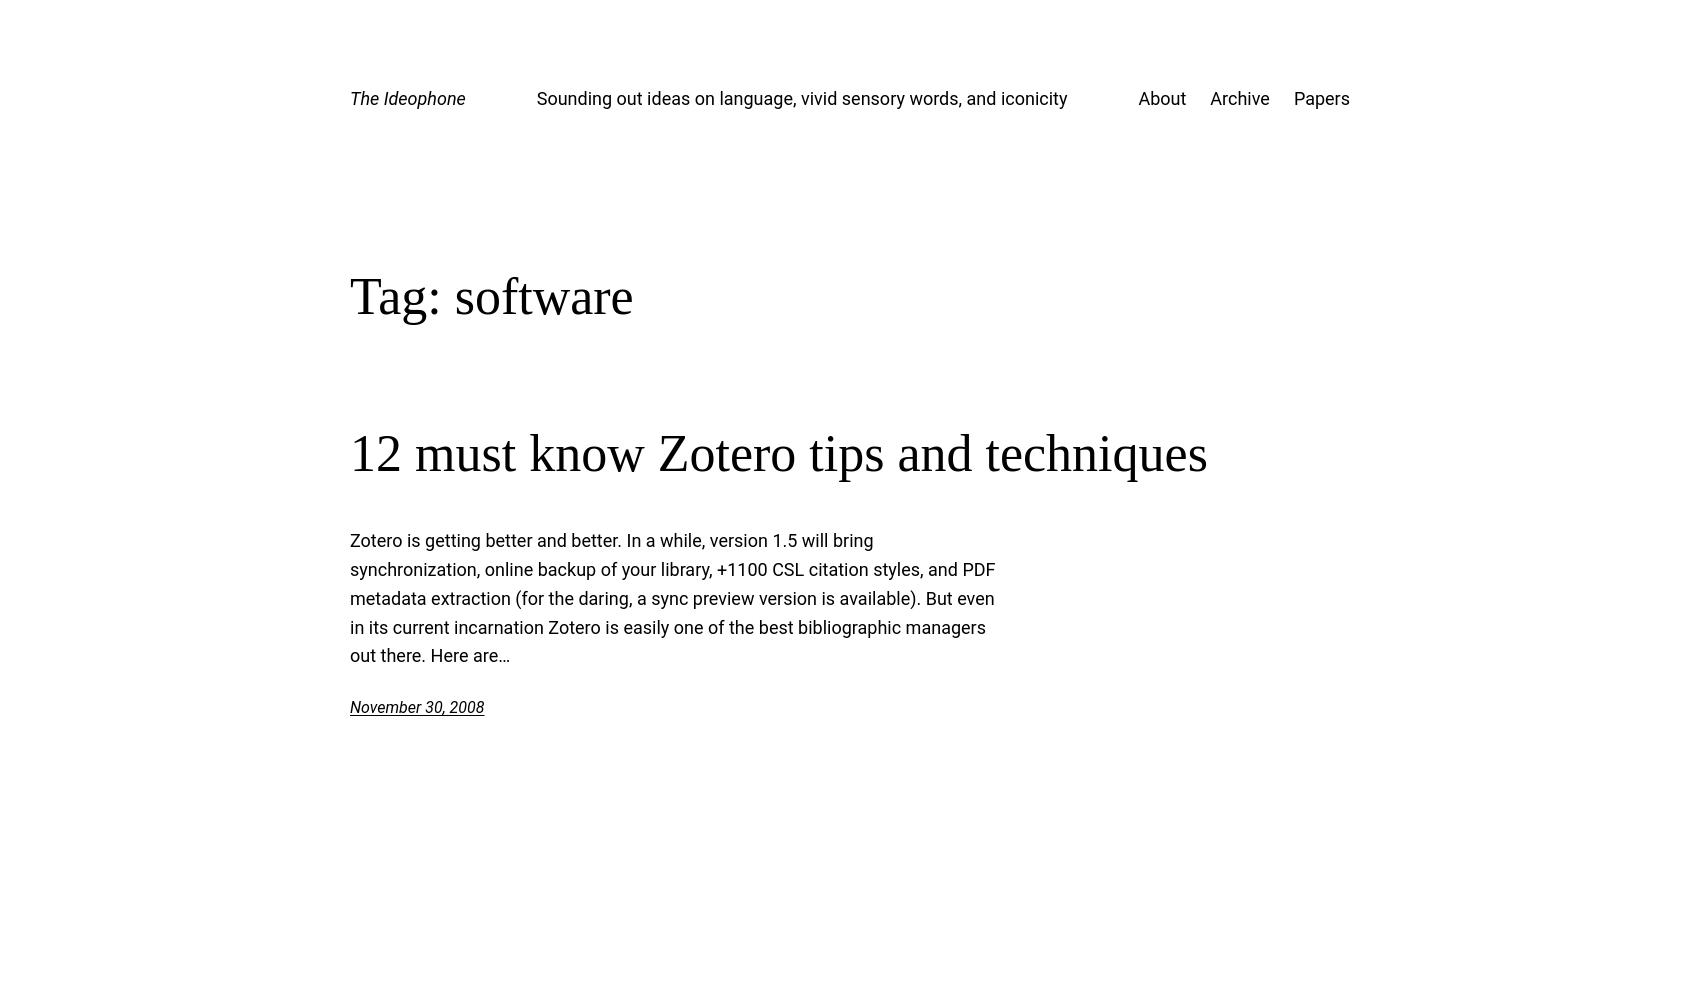  Describe the element at coordinates (416, 706) in the screenshot. I see `'November 30, 2008'` at that location.